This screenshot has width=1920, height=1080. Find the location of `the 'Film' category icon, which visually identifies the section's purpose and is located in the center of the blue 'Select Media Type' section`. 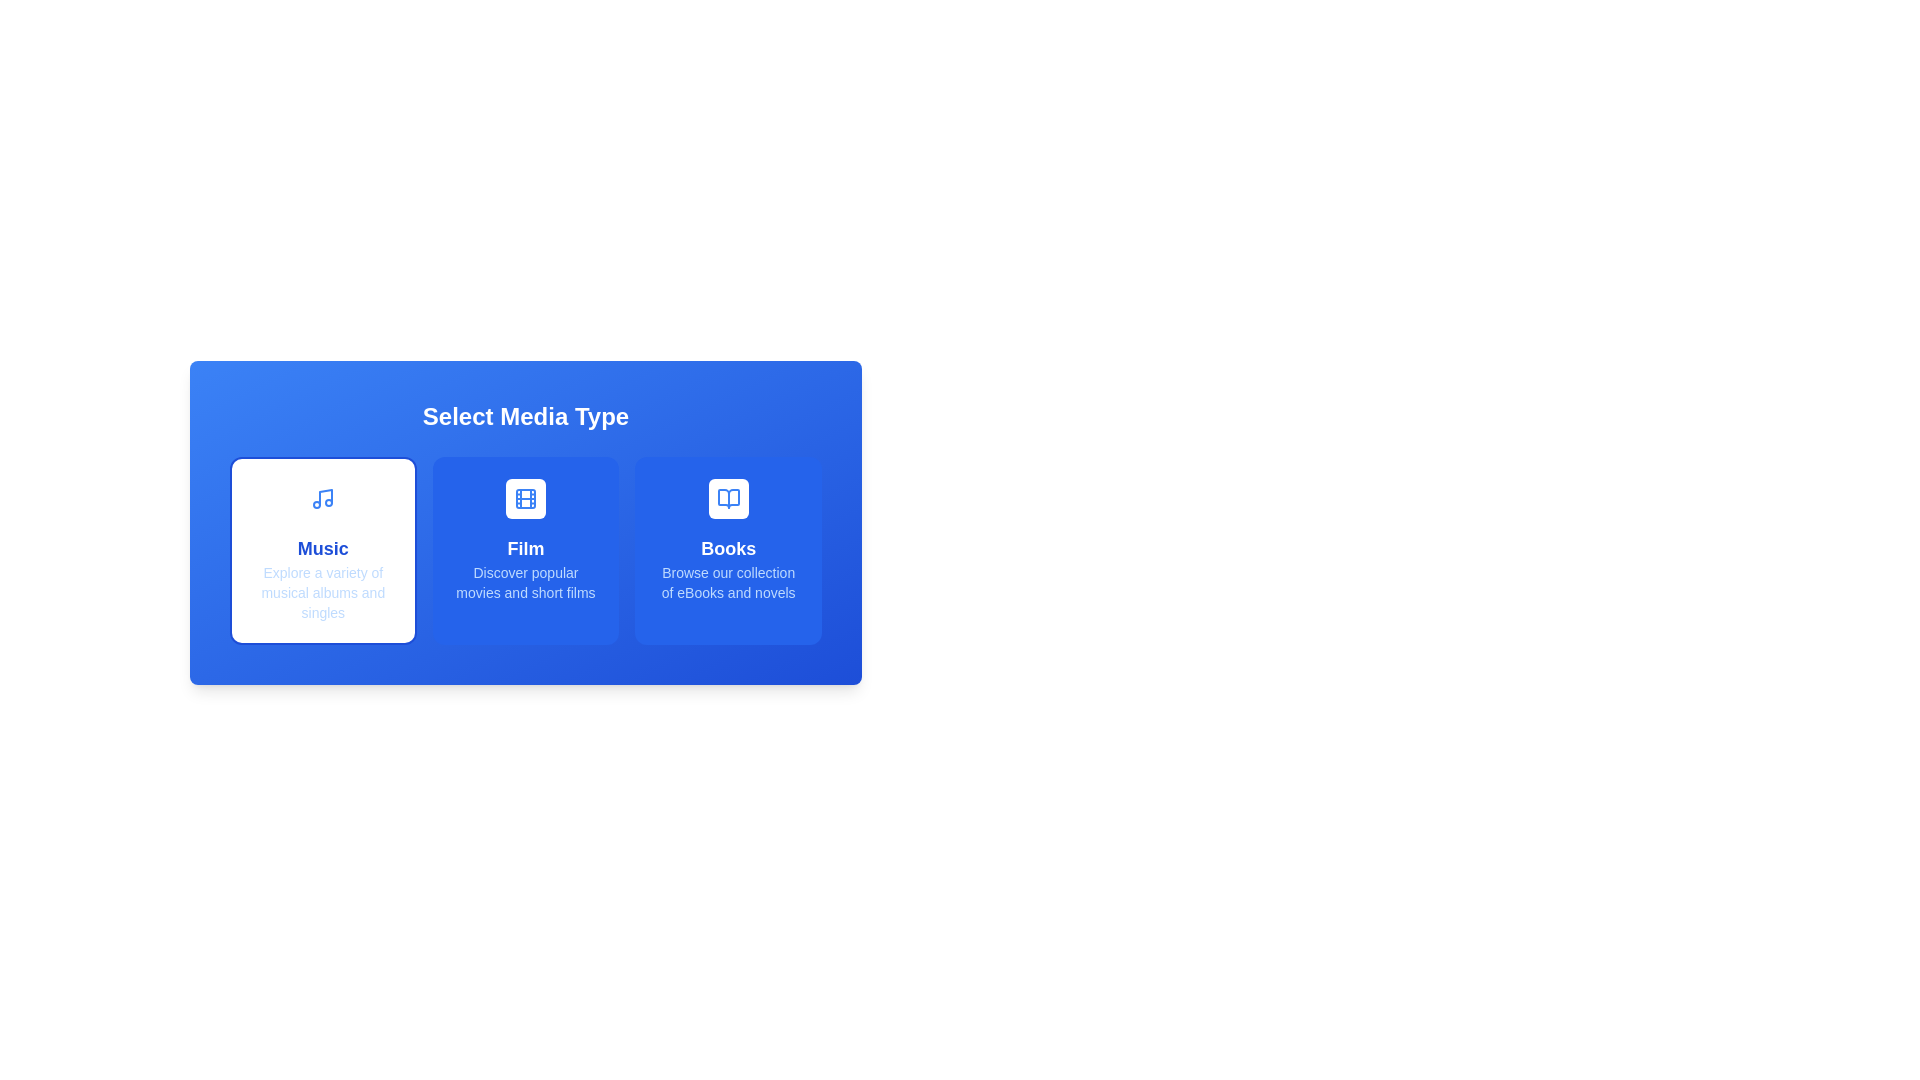

the 'Film' category icon, which visually identifies the section's purpose and is located in the center of the blue 'Select Media Type' section is located at coordinates (525, 497).